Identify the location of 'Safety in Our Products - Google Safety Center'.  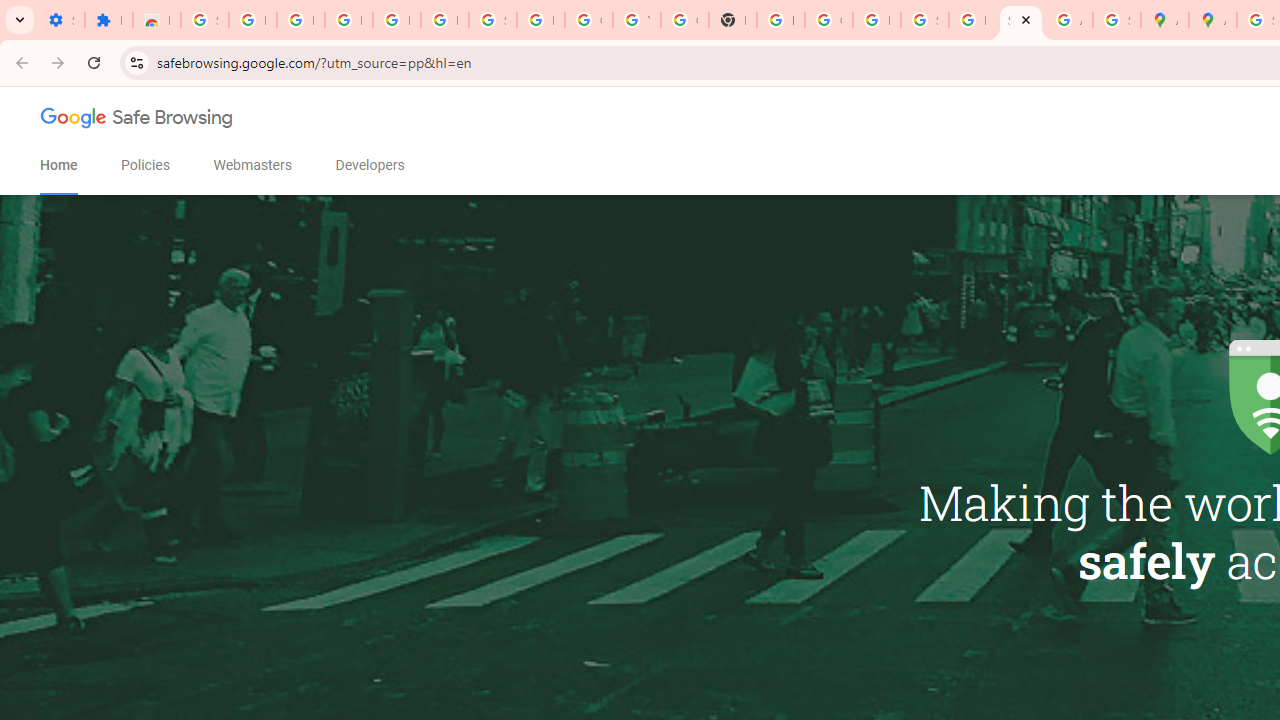
(1115, 20).